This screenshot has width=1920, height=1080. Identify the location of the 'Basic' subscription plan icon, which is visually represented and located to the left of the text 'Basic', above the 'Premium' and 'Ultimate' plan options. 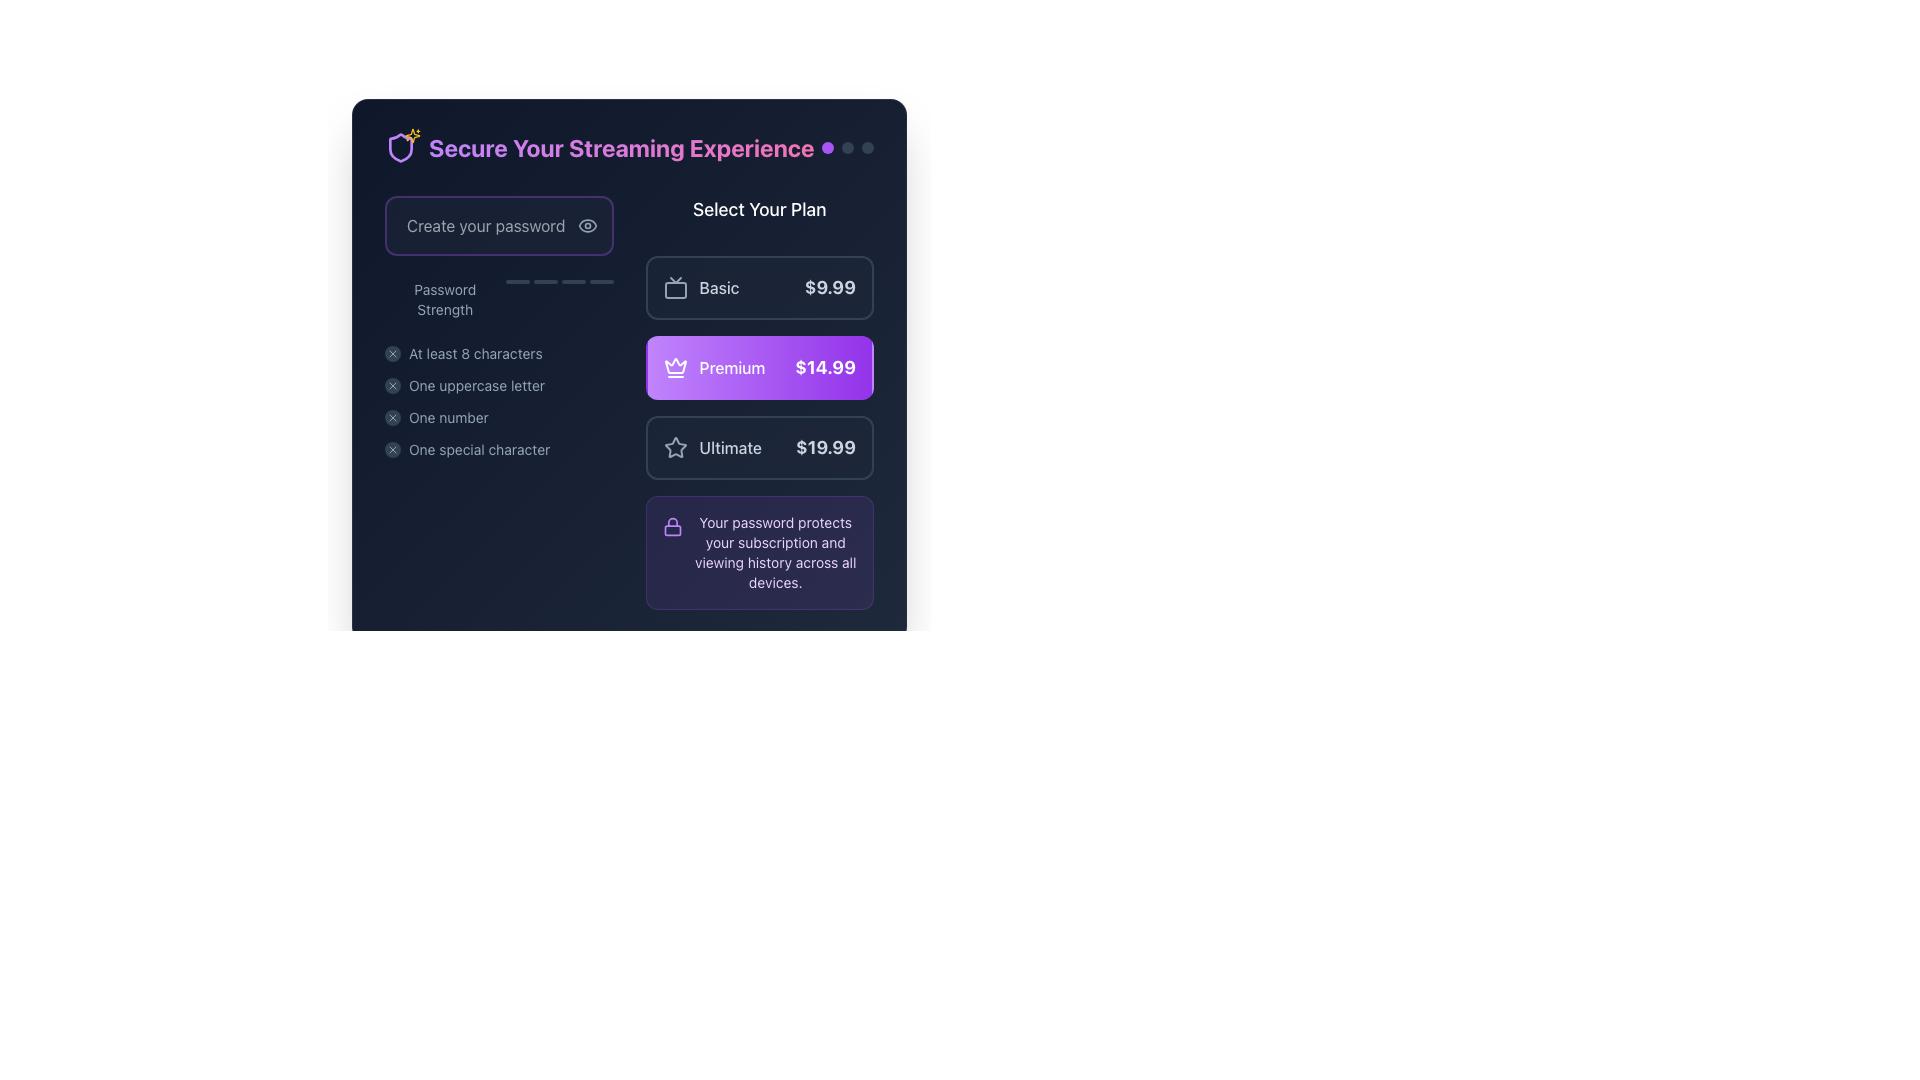
(675, 288).